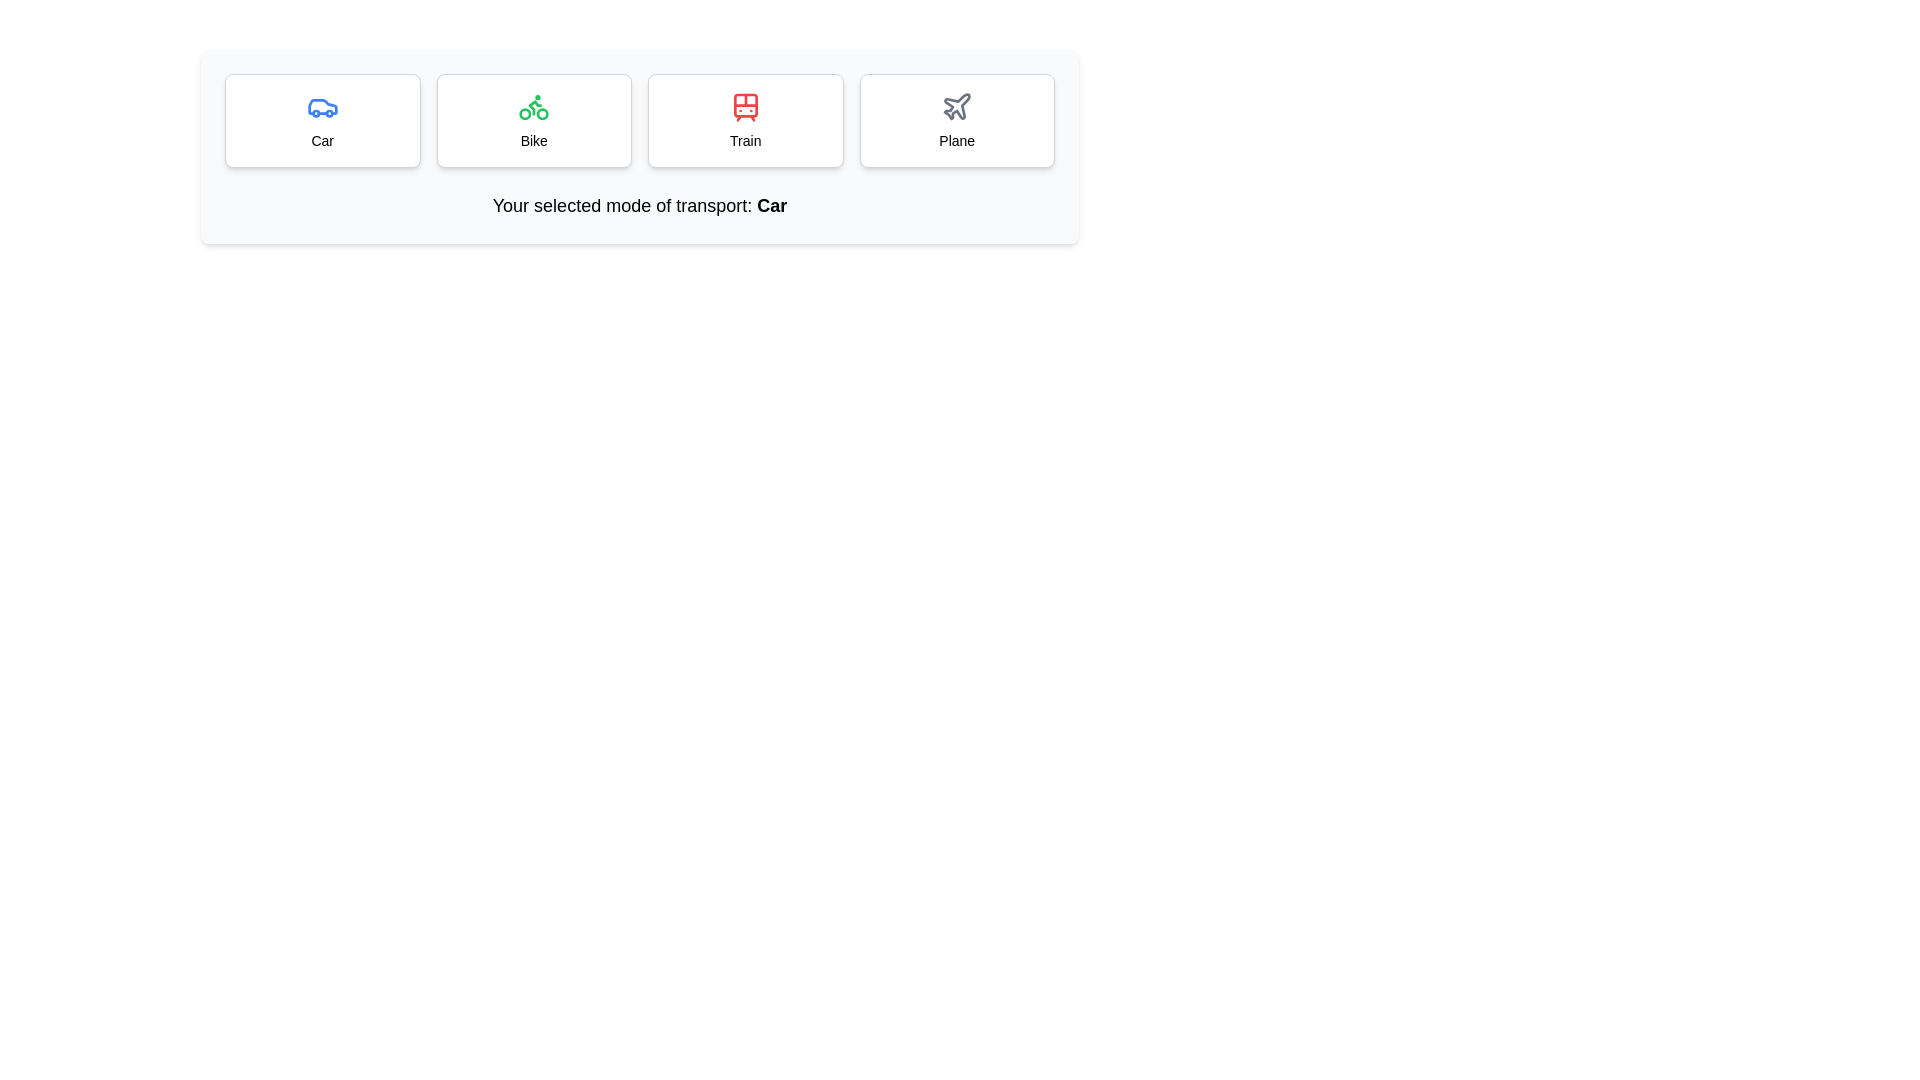 The width and height of the screenshot is (1920, 1080). I want to click on the Text Label that describes the purpose of the 'Plane' transport mode card, located at the bottom section of the card below an airplane icon, so click(956, 140).